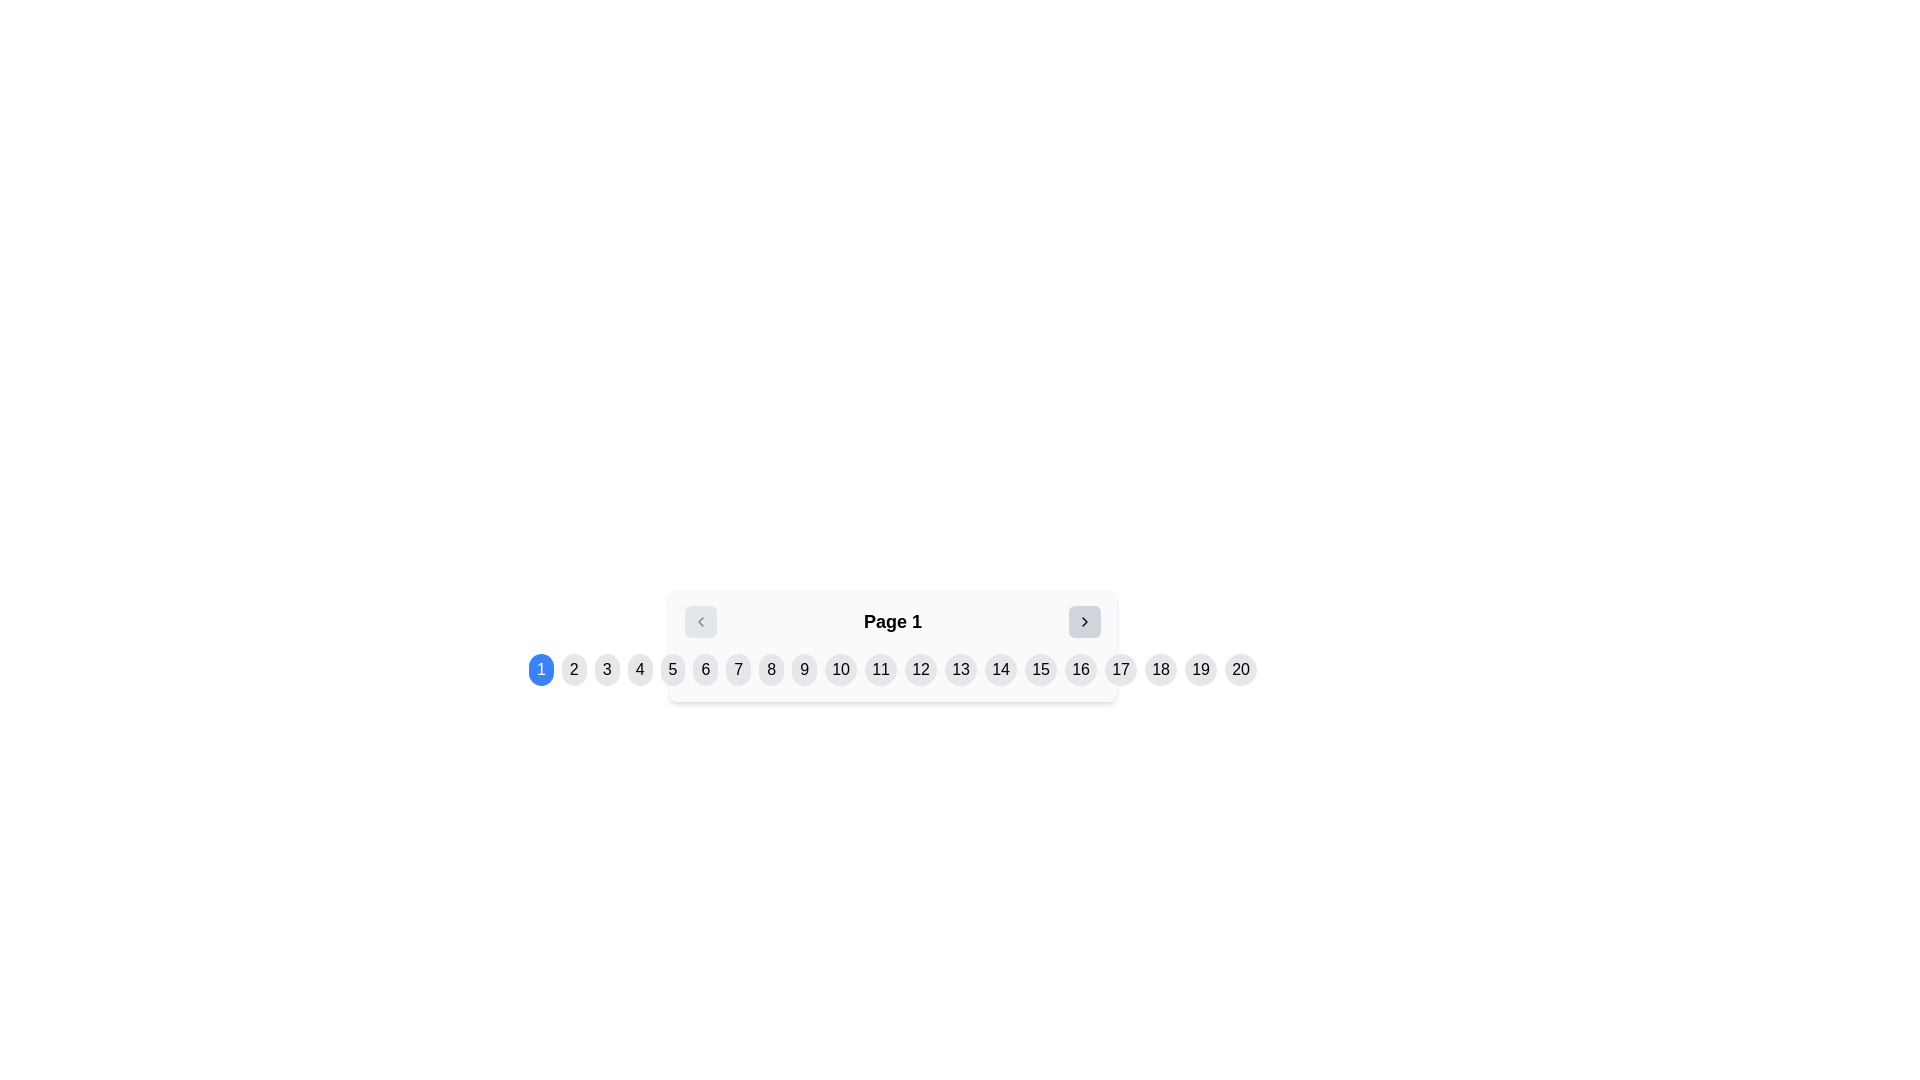  Describe the element at coordinates (770, 670) in the screenshot. I see `the eighth button in the horizontal row` at that location.